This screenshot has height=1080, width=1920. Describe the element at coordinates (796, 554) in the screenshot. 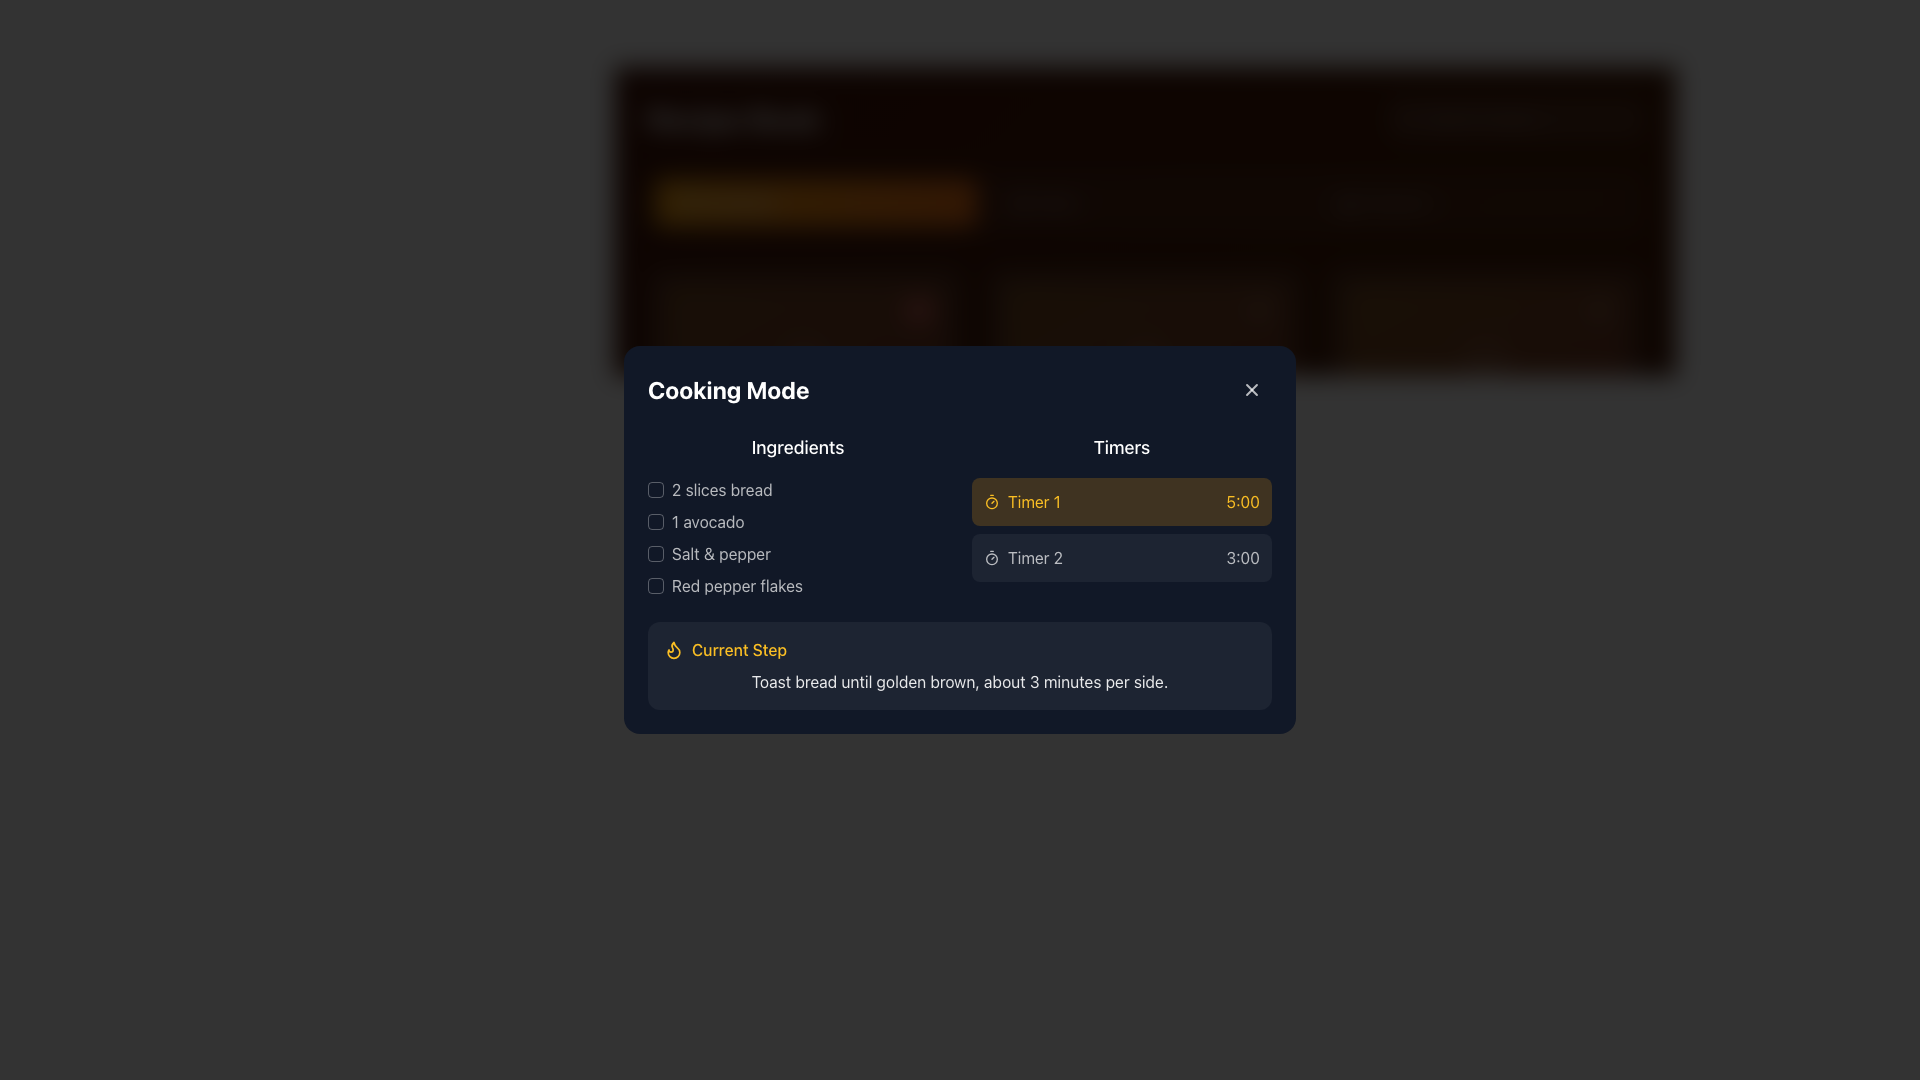

I see `the checkbox for the ingredient selection option in the 'Cooking Mode' interface` at that location.